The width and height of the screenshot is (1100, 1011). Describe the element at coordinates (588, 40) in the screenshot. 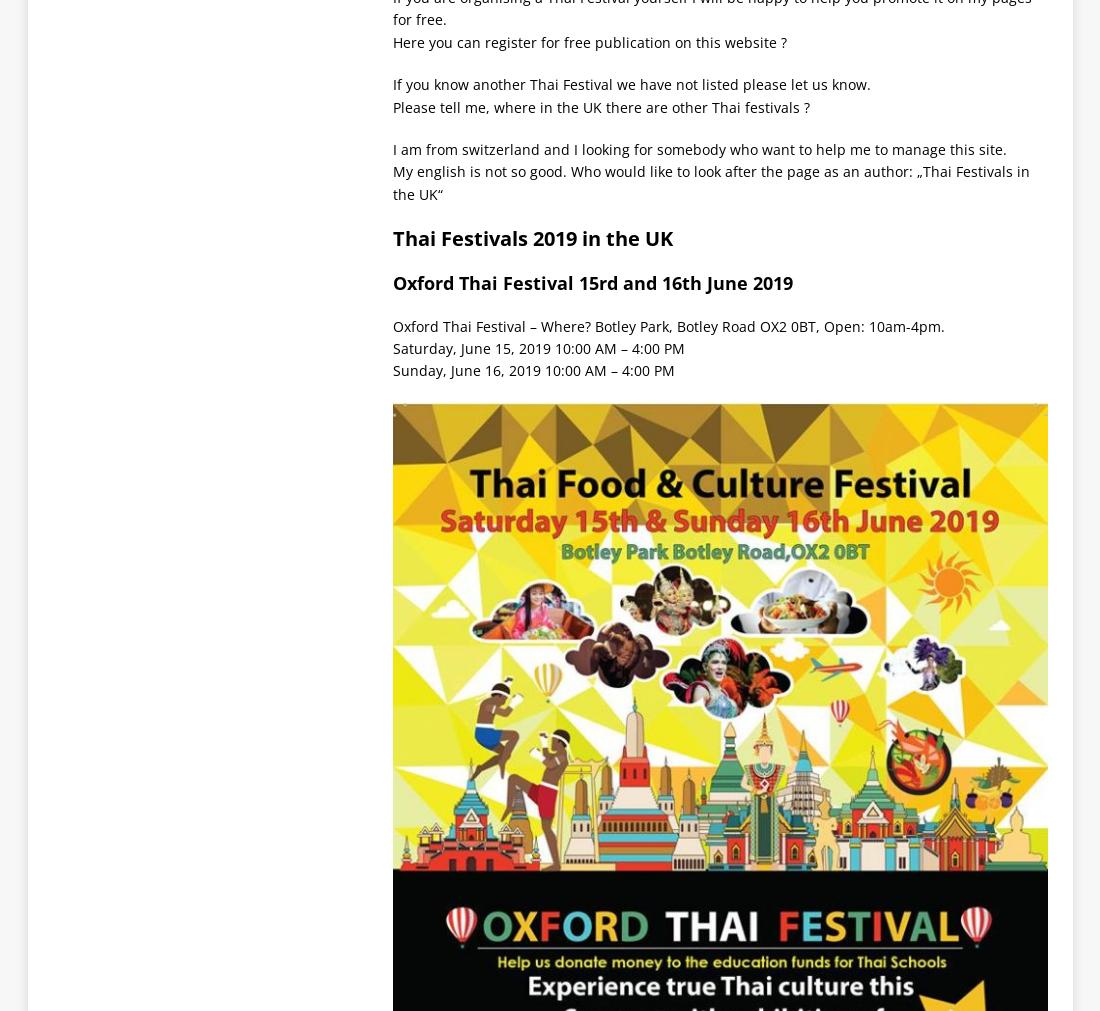

I see `'Here you can register for free publication on this website ?'` at that location.